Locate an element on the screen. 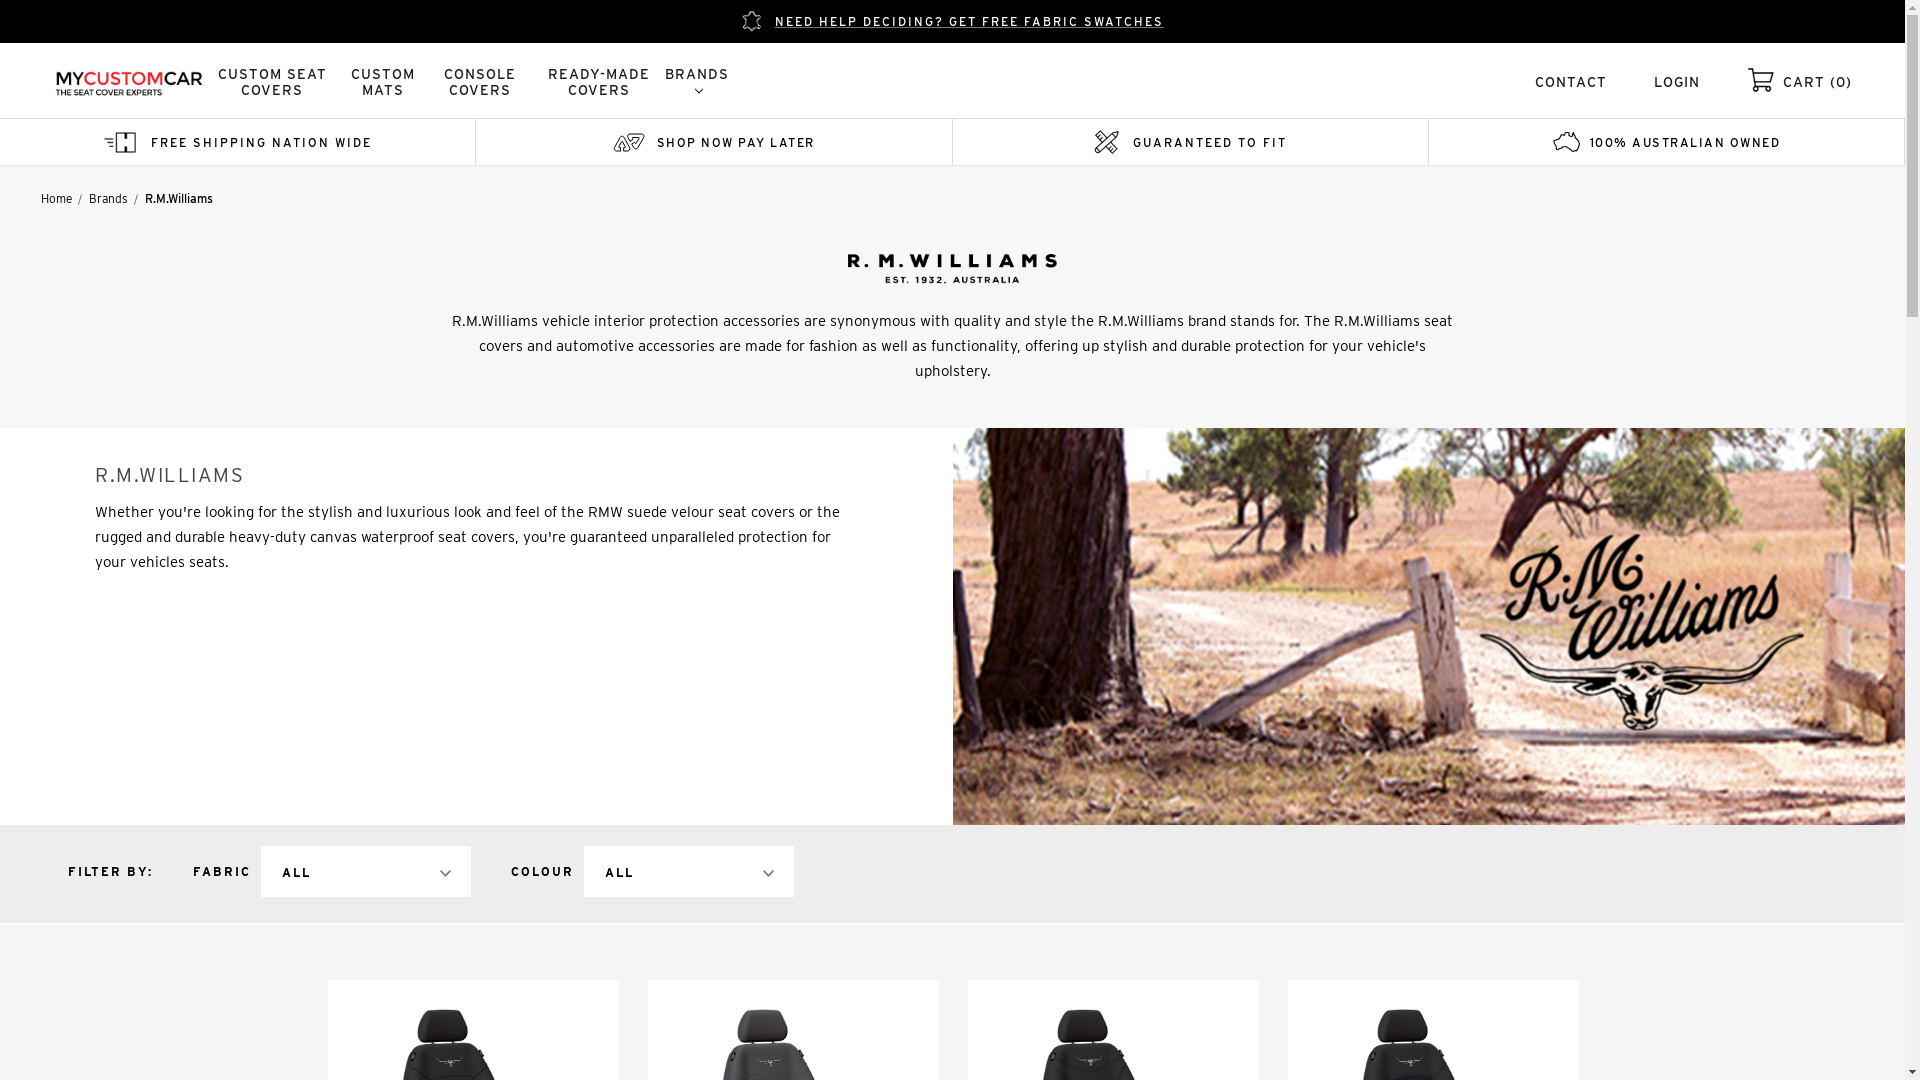  'BRANDS' is located at coordinates (696, 80).